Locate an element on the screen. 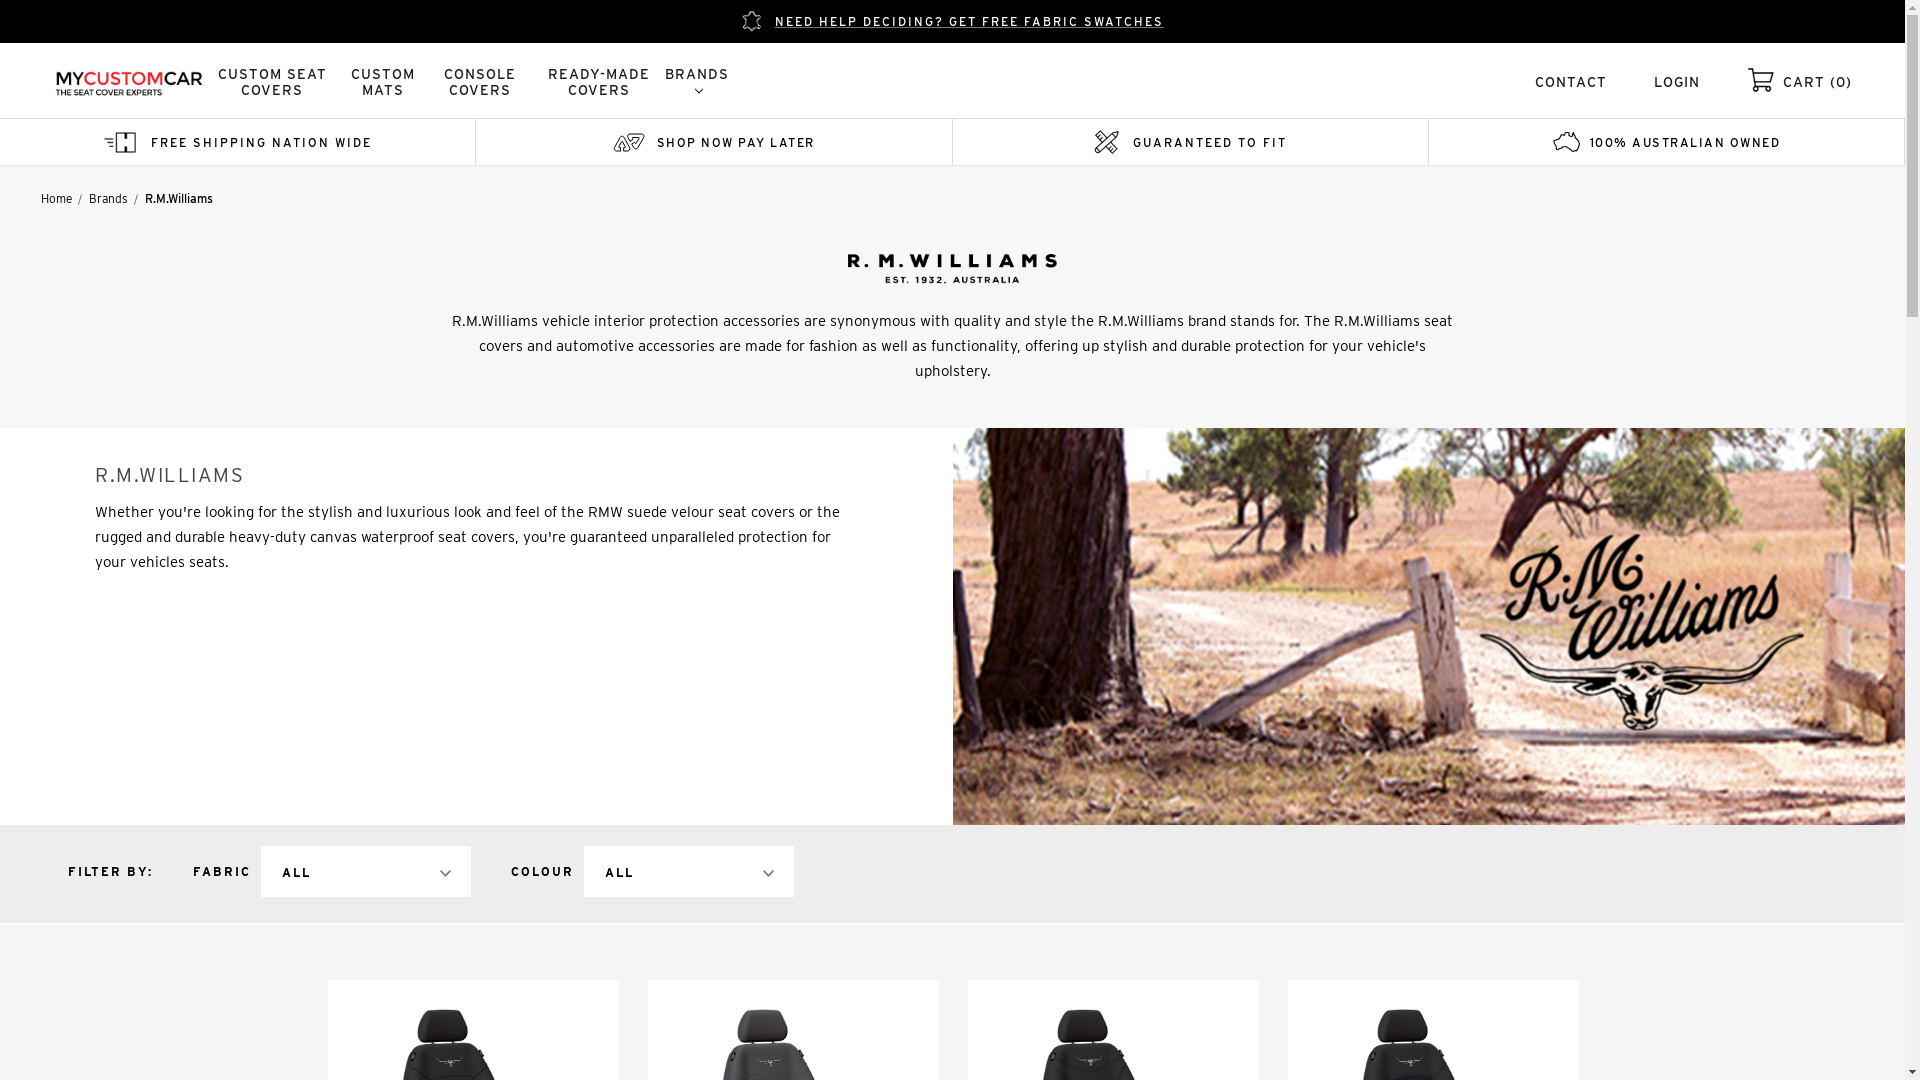  'BRANDS' is located at coordinates (696, 80).